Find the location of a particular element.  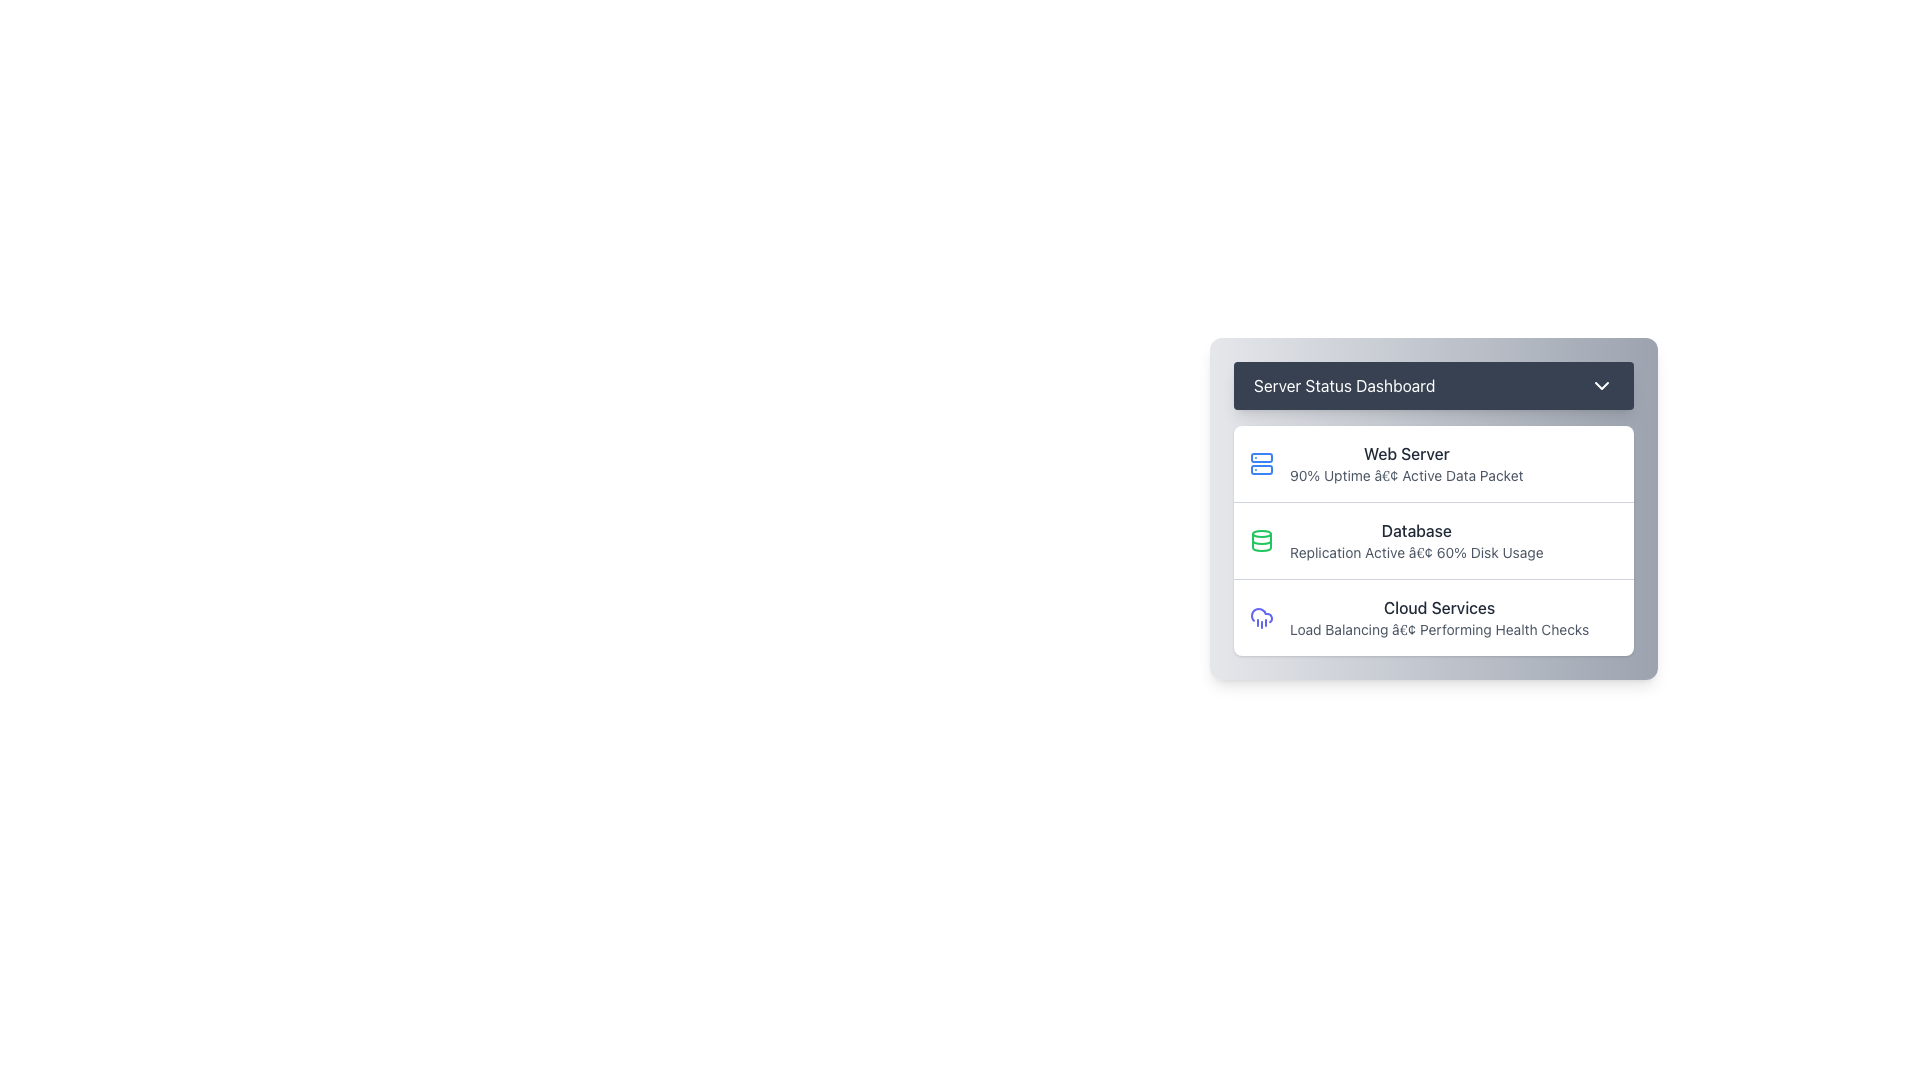

the server icon with a blue outline, positioned to the far left of the 'Web Server' item in the 'Server Status Dashboard' is located at coordinates (1261, 463).